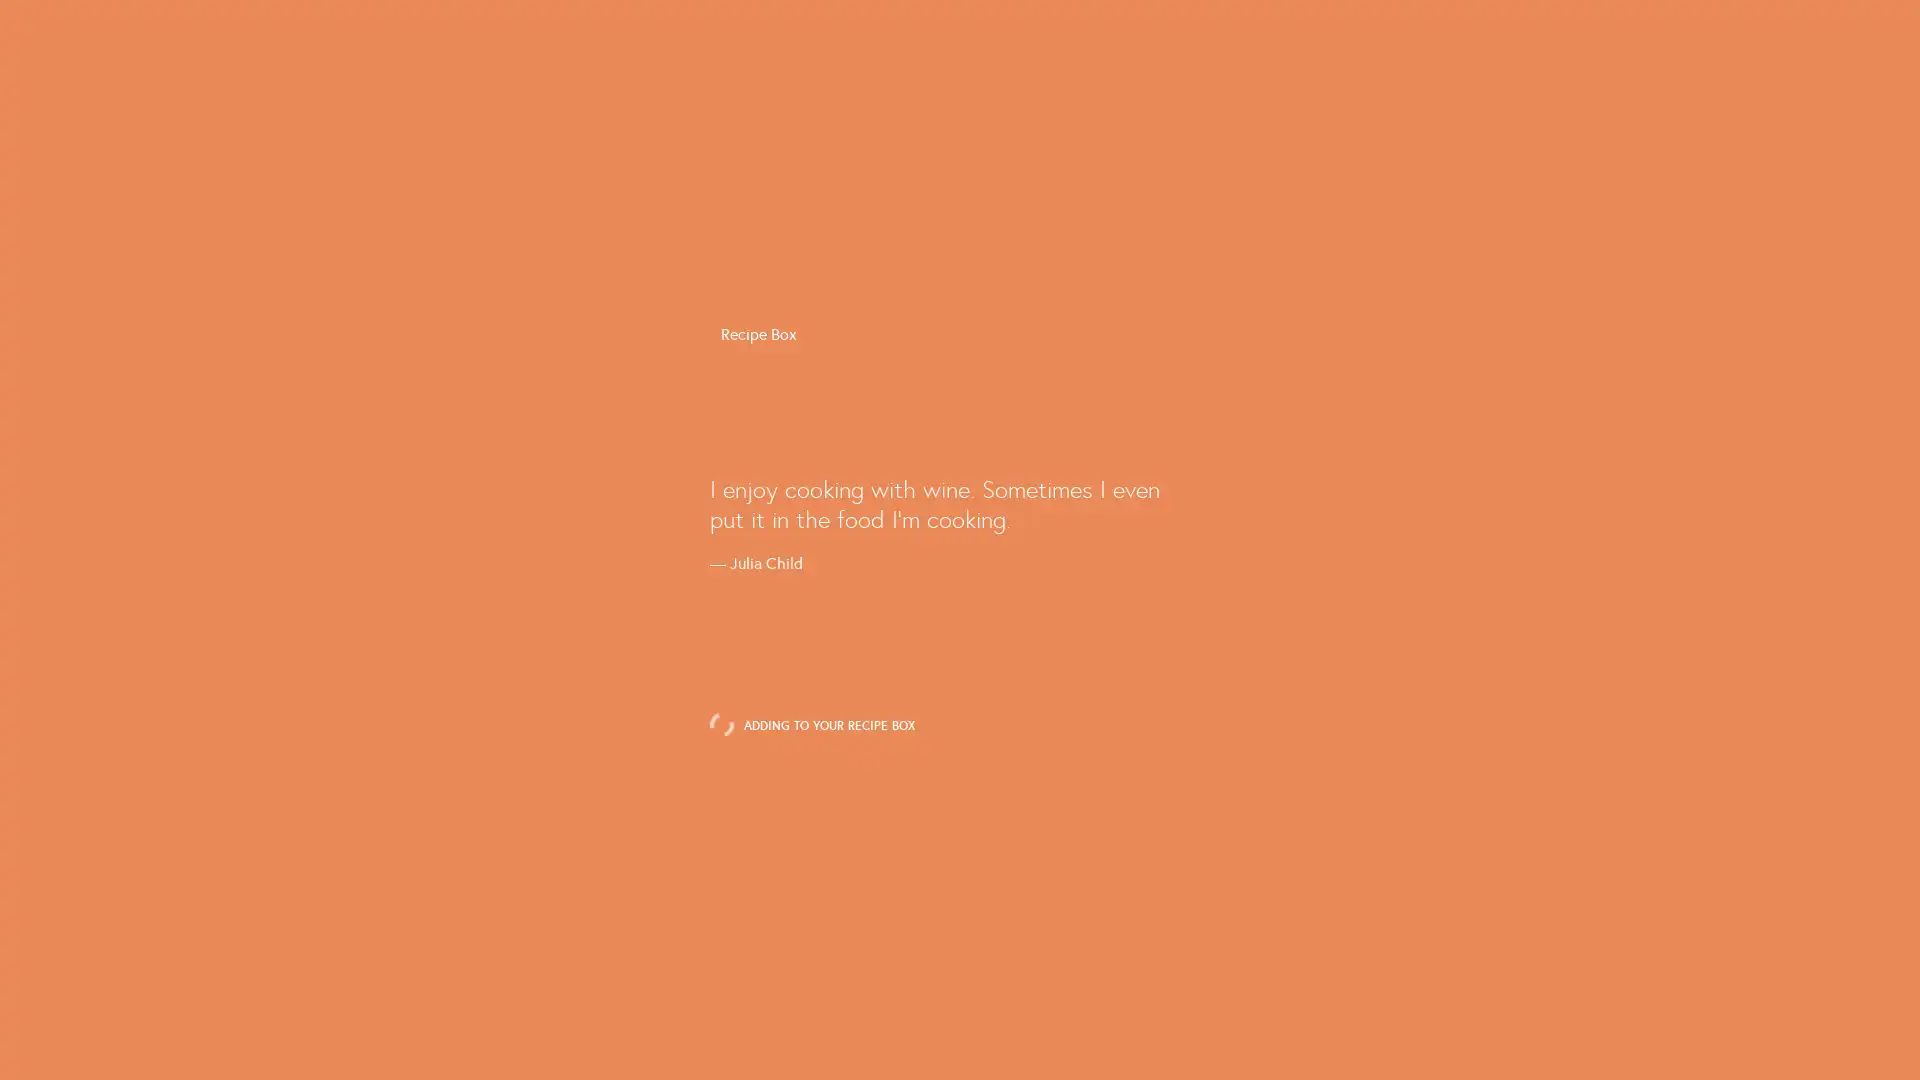  I want to click on Connect with Apple, so click(958, 622).